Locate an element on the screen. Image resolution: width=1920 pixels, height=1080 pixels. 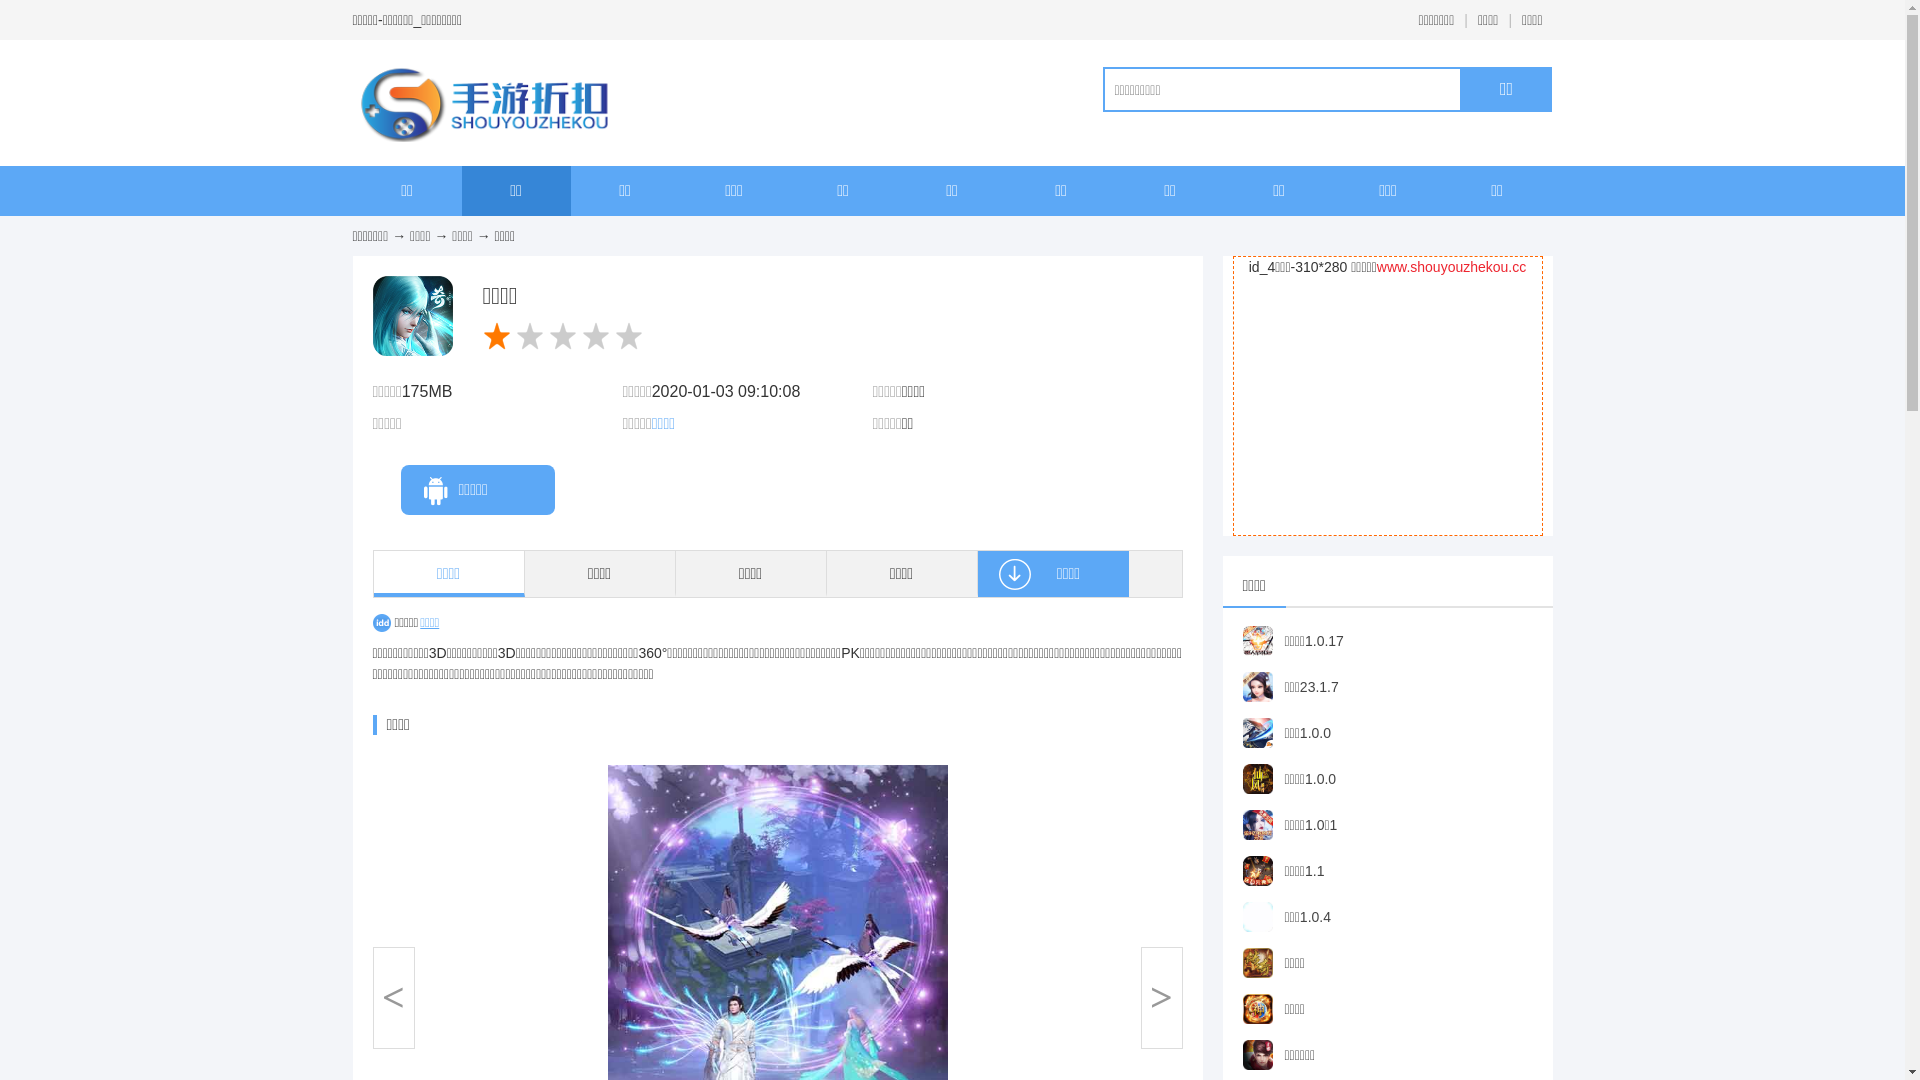
'www.shouyouzhekou.cc' is located at coordinates (1451, 265).